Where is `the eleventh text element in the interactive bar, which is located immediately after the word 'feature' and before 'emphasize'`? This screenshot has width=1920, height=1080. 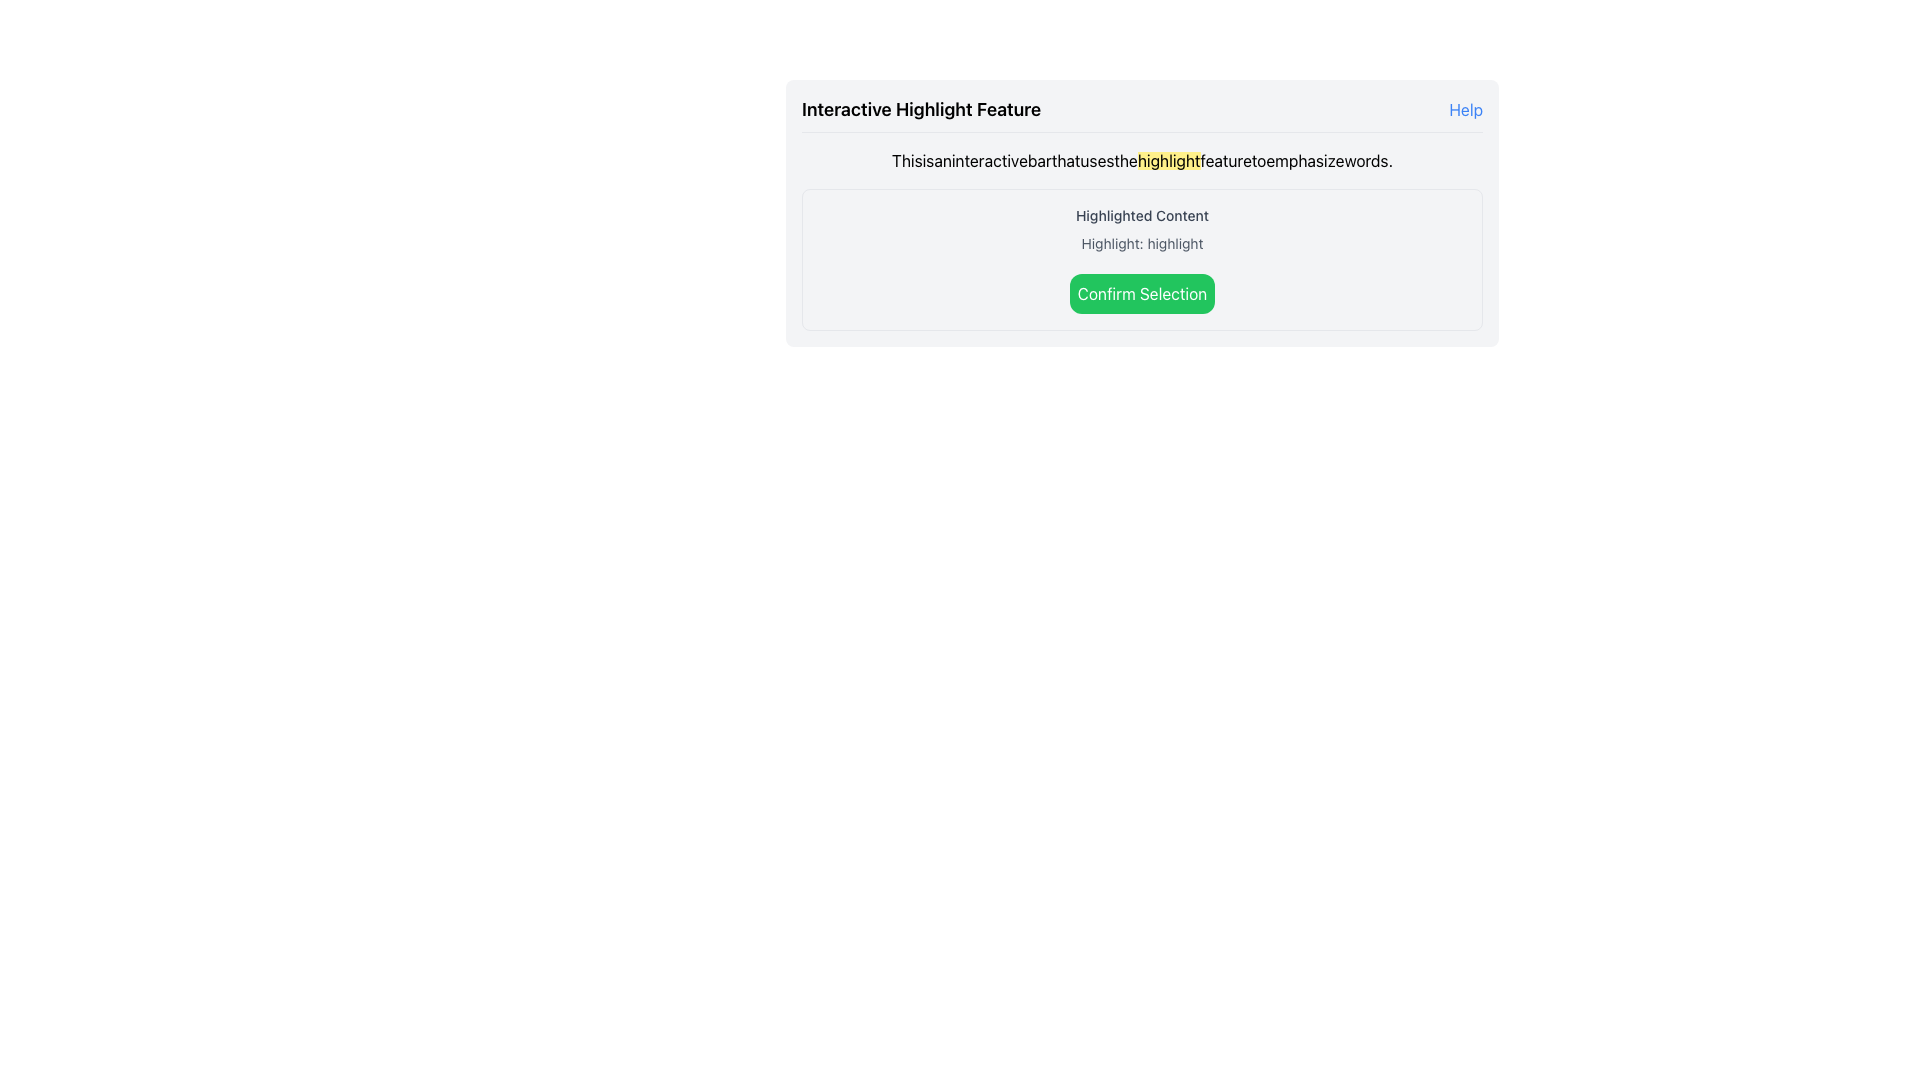 the eleventh text element in the interactive bar, which is located immediately after the word 'feature' and before 'emphasize' is located at coordinates (1258, 160).